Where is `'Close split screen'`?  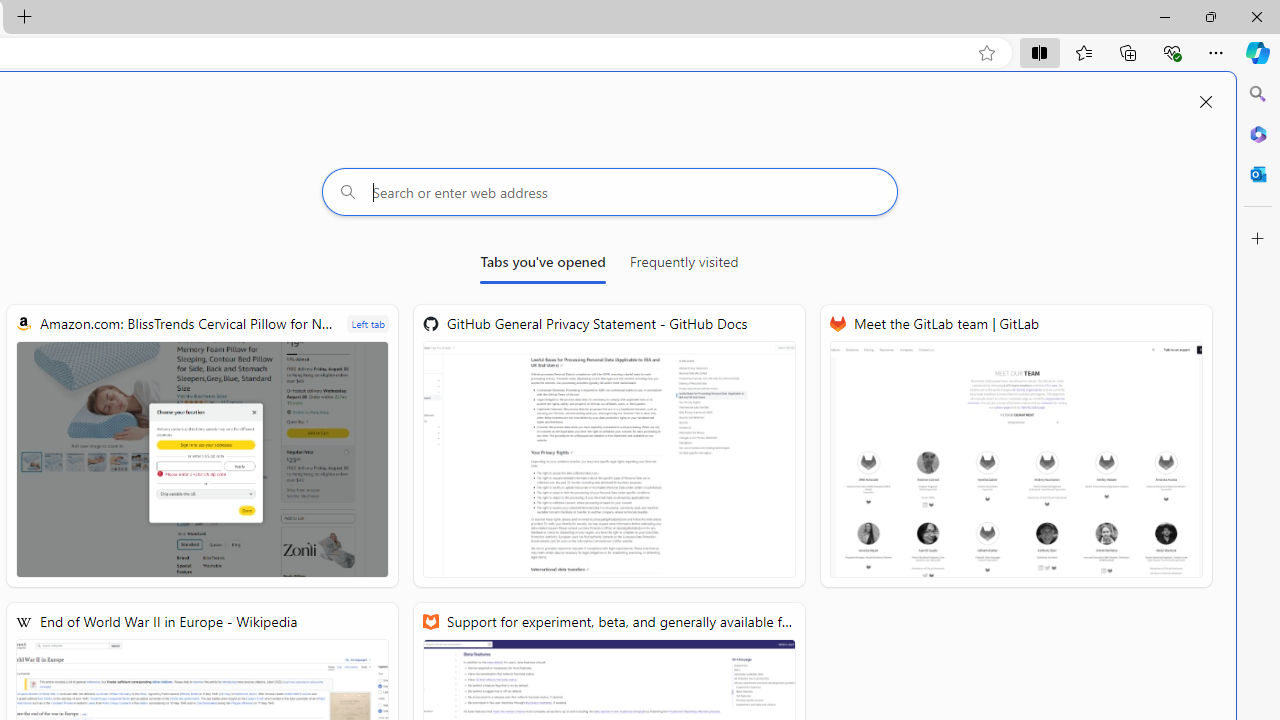 'Close split screen' is located at coordinates (1204, 102).